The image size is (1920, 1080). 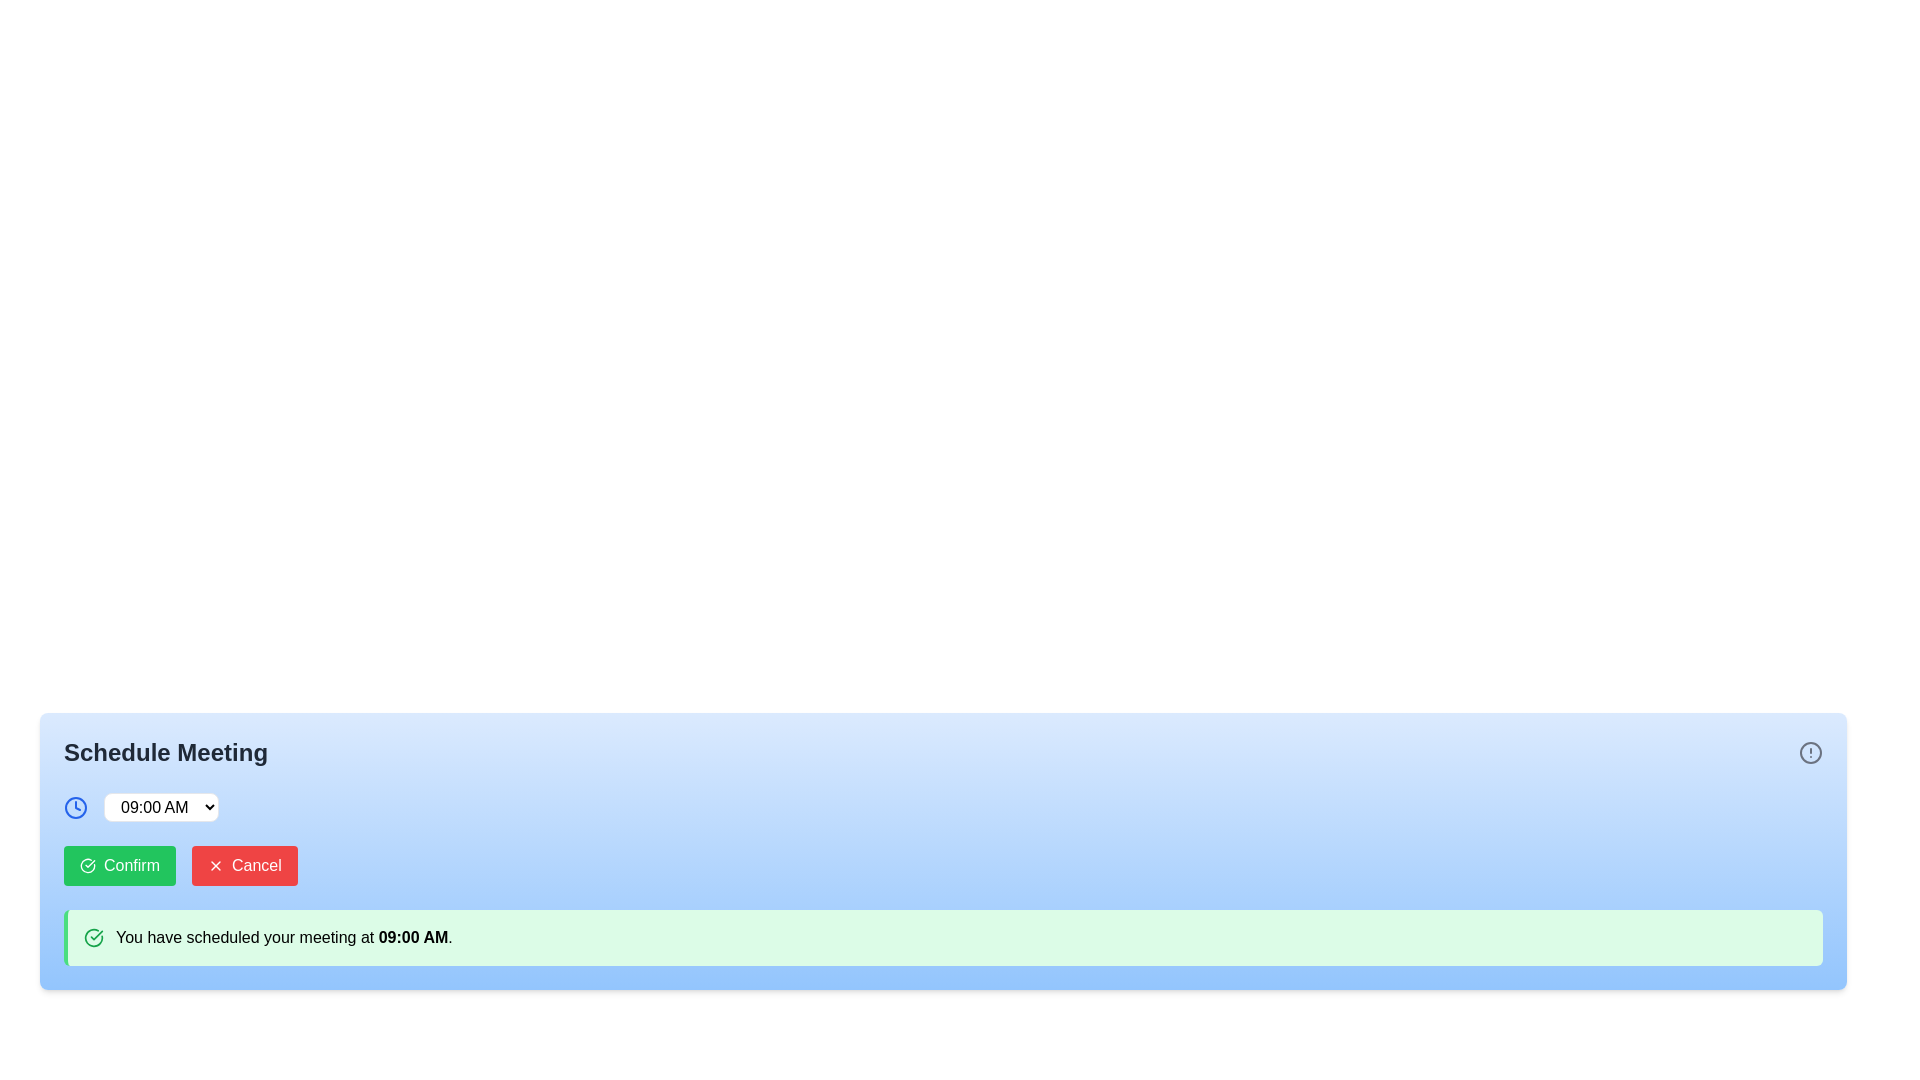 I want to click on the circular icon with a gray border, centered vertical line, and dot in the top-right corner next to the 'Schedule Meeting' title, so click(x=1810, y=752).